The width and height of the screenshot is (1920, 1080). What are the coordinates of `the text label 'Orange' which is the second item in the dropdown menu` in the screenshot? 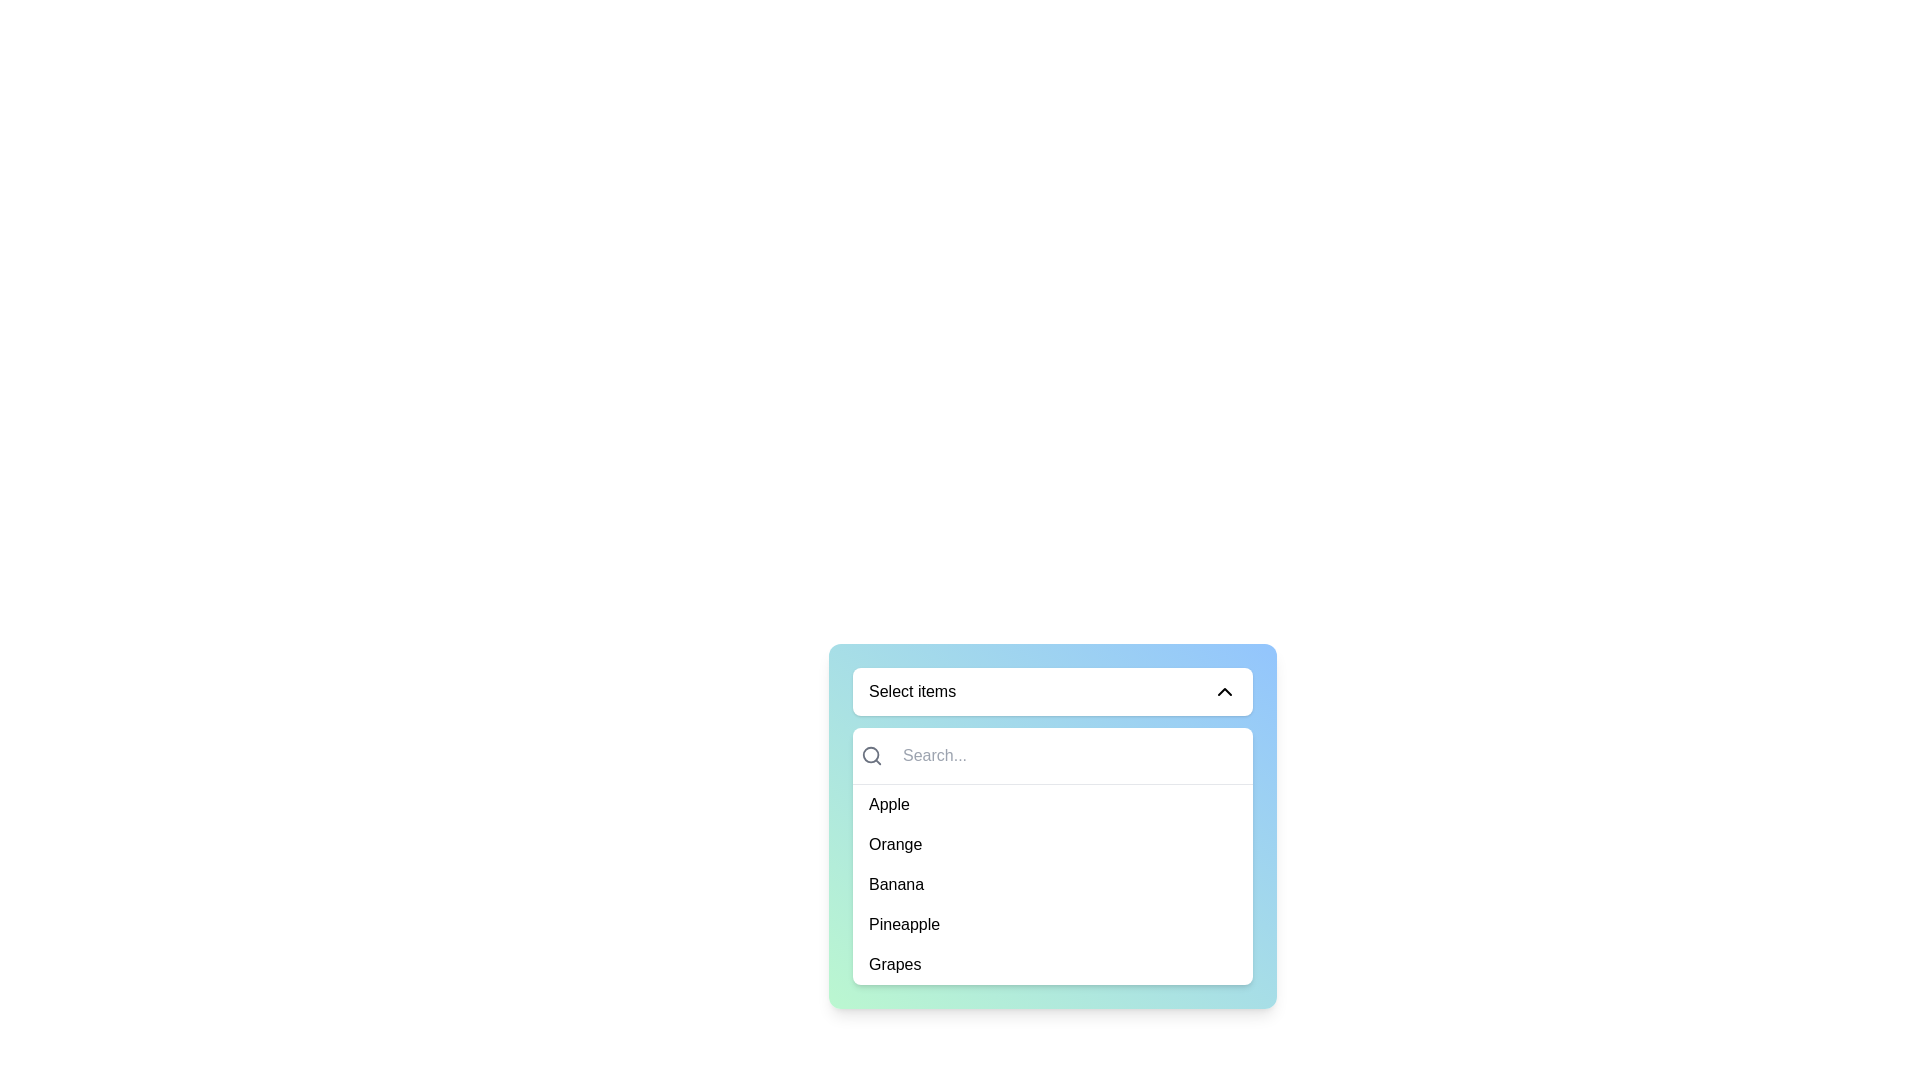 It's located at (894, 844).